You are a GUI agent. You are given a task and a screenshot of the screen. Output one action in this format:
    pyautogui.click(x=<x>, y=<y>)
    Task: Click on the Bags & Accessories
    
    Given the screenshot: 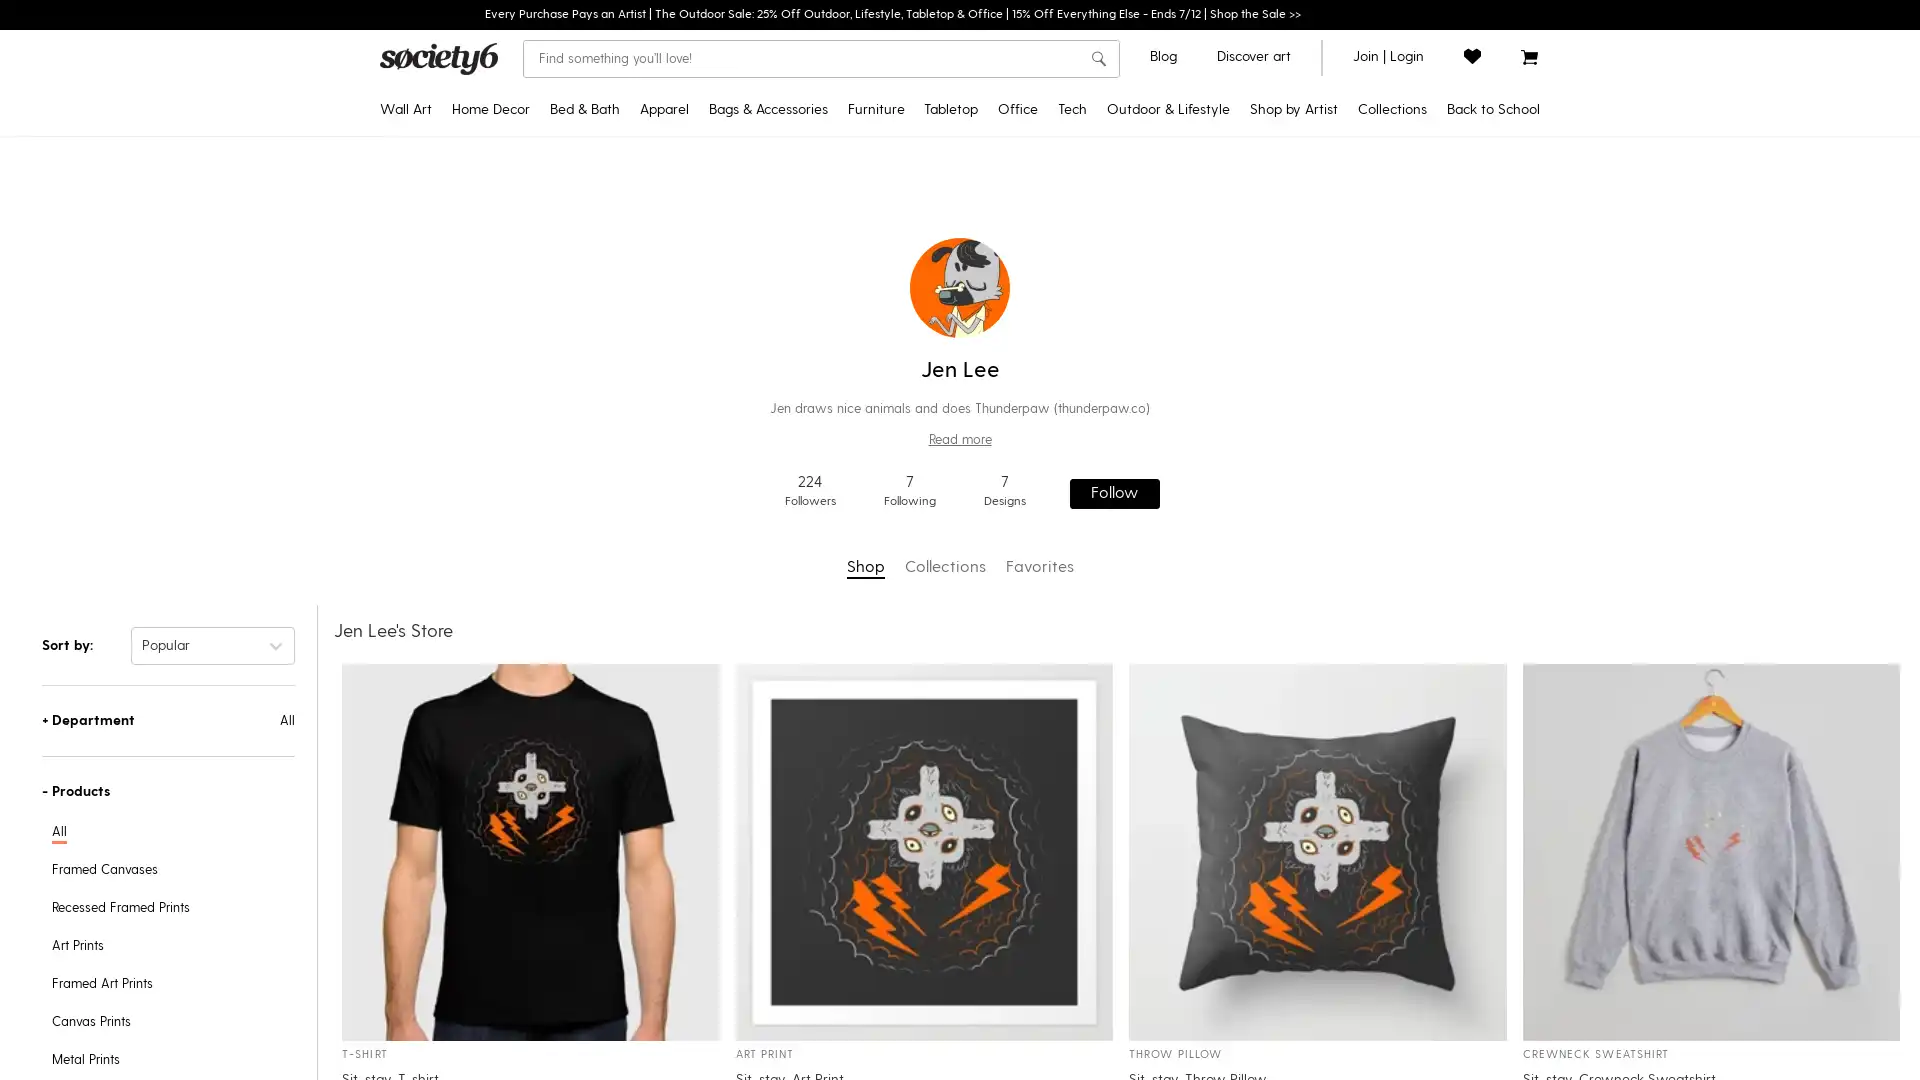 What is the action you would take?
    pyautogui.click(x=766, y=110)
    